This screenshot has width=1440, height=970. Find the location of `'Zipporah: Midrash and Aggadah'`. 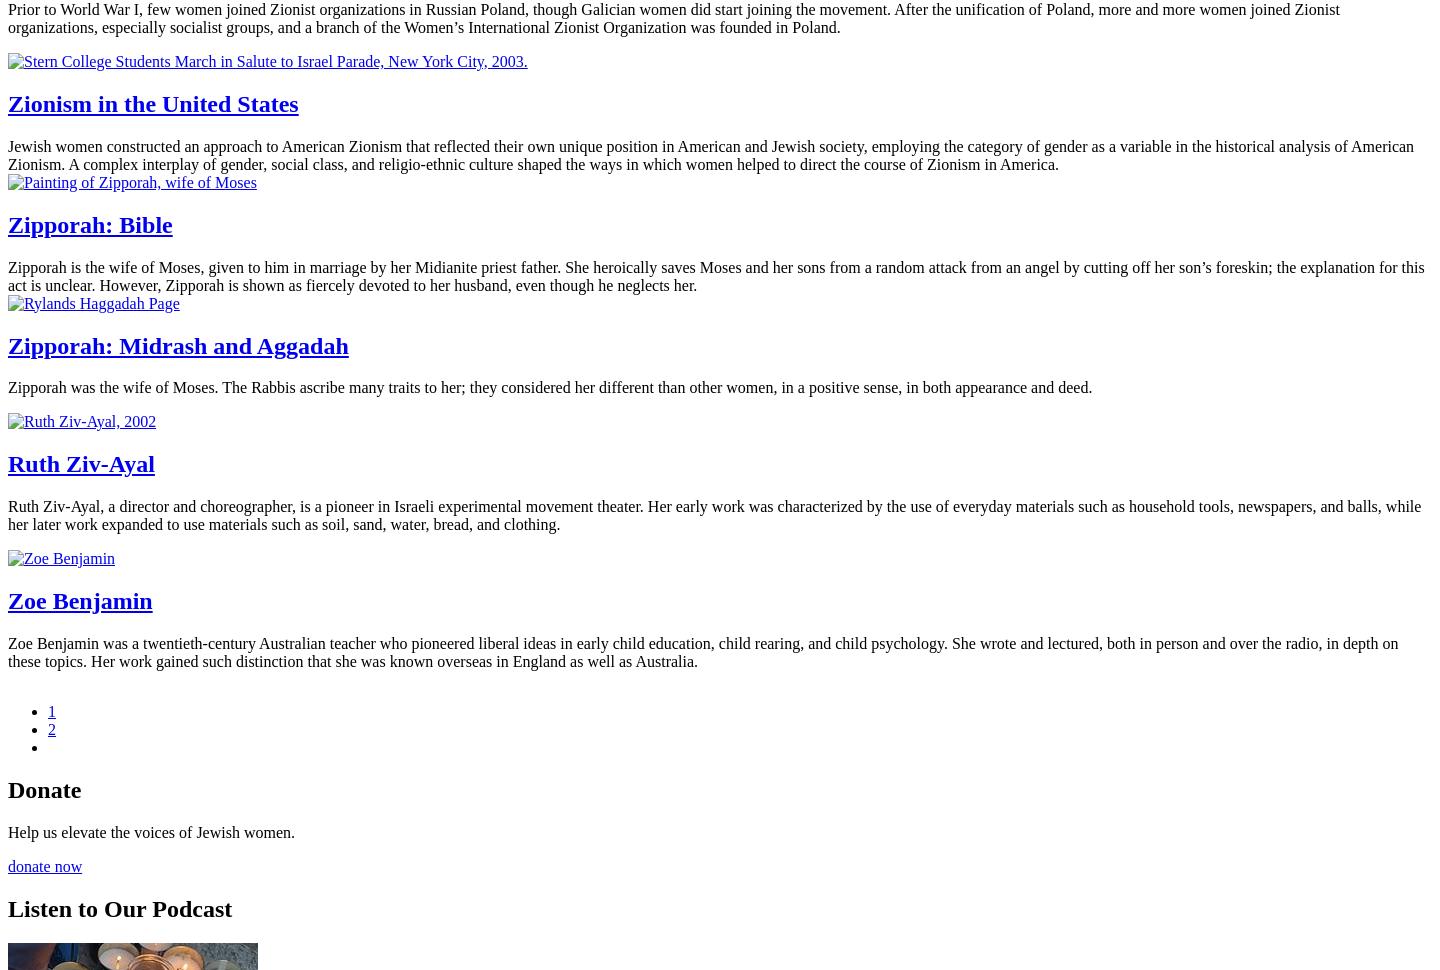

'Zipporah: Midrash and Aggadah' is located at coordinates (7, 344).